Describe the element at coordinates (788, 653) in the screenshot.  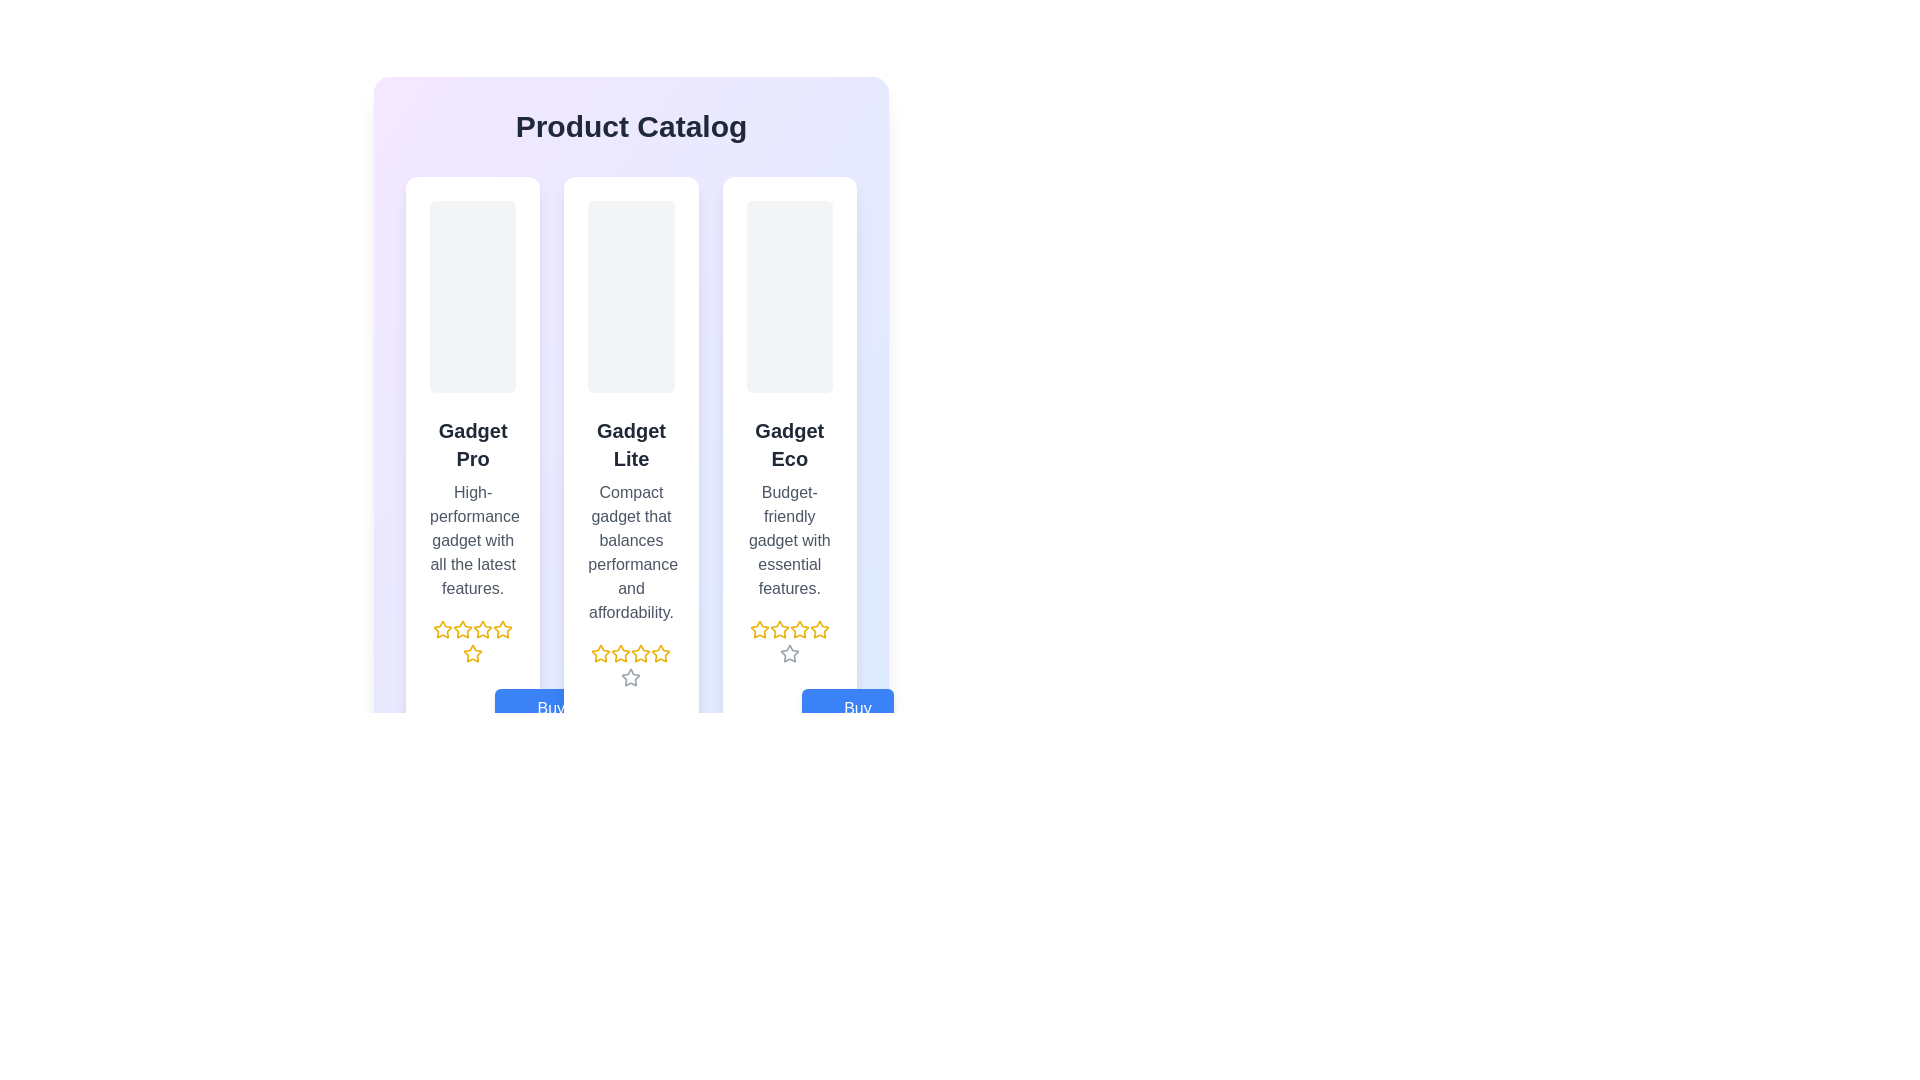
I see `the gray outlined star icon beneath the description of the third product listing titled 'Gadget Eco'` at that location.